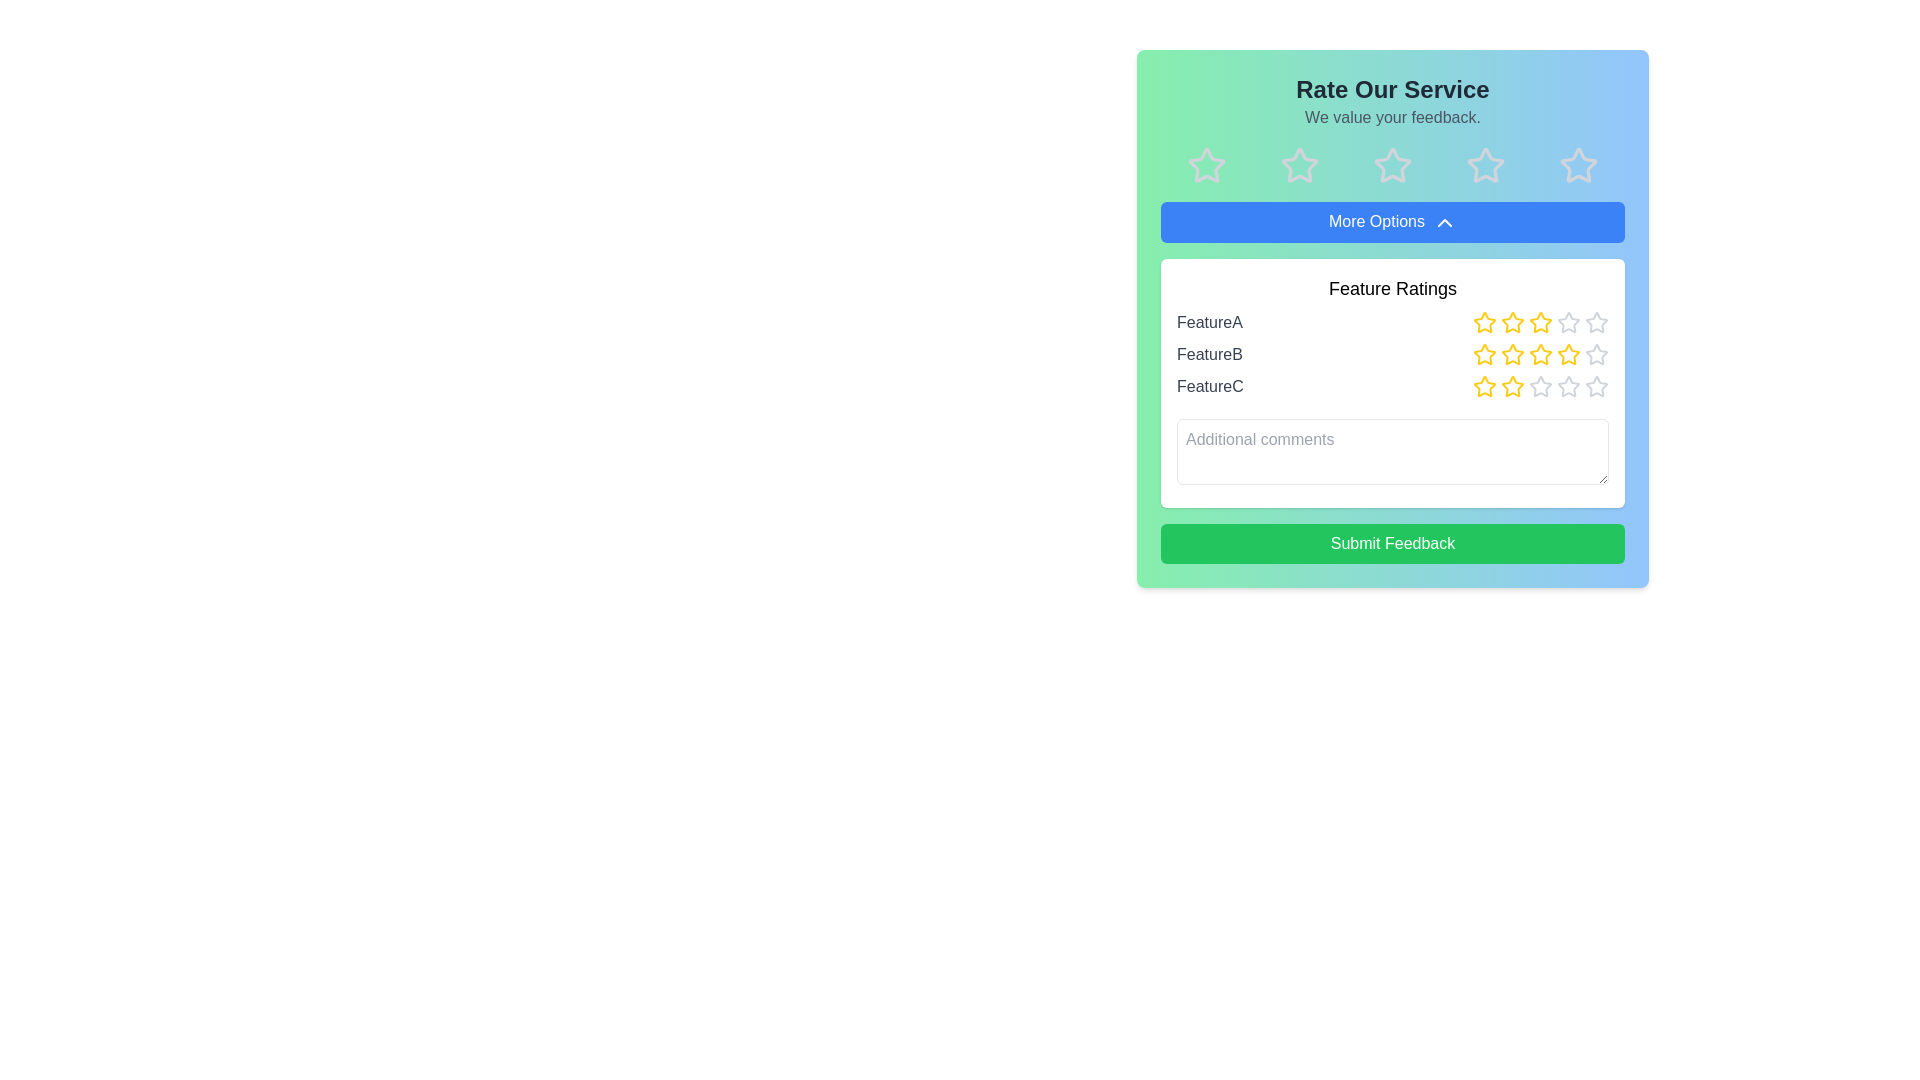 This screenshot has height=1080, width=1920. What do you see at coordinates (1539, 320) in the screenshot?
I see `the third yellow star icon in the 5-star rating system under 'Feature A'` at bounding box center [1539, 320].